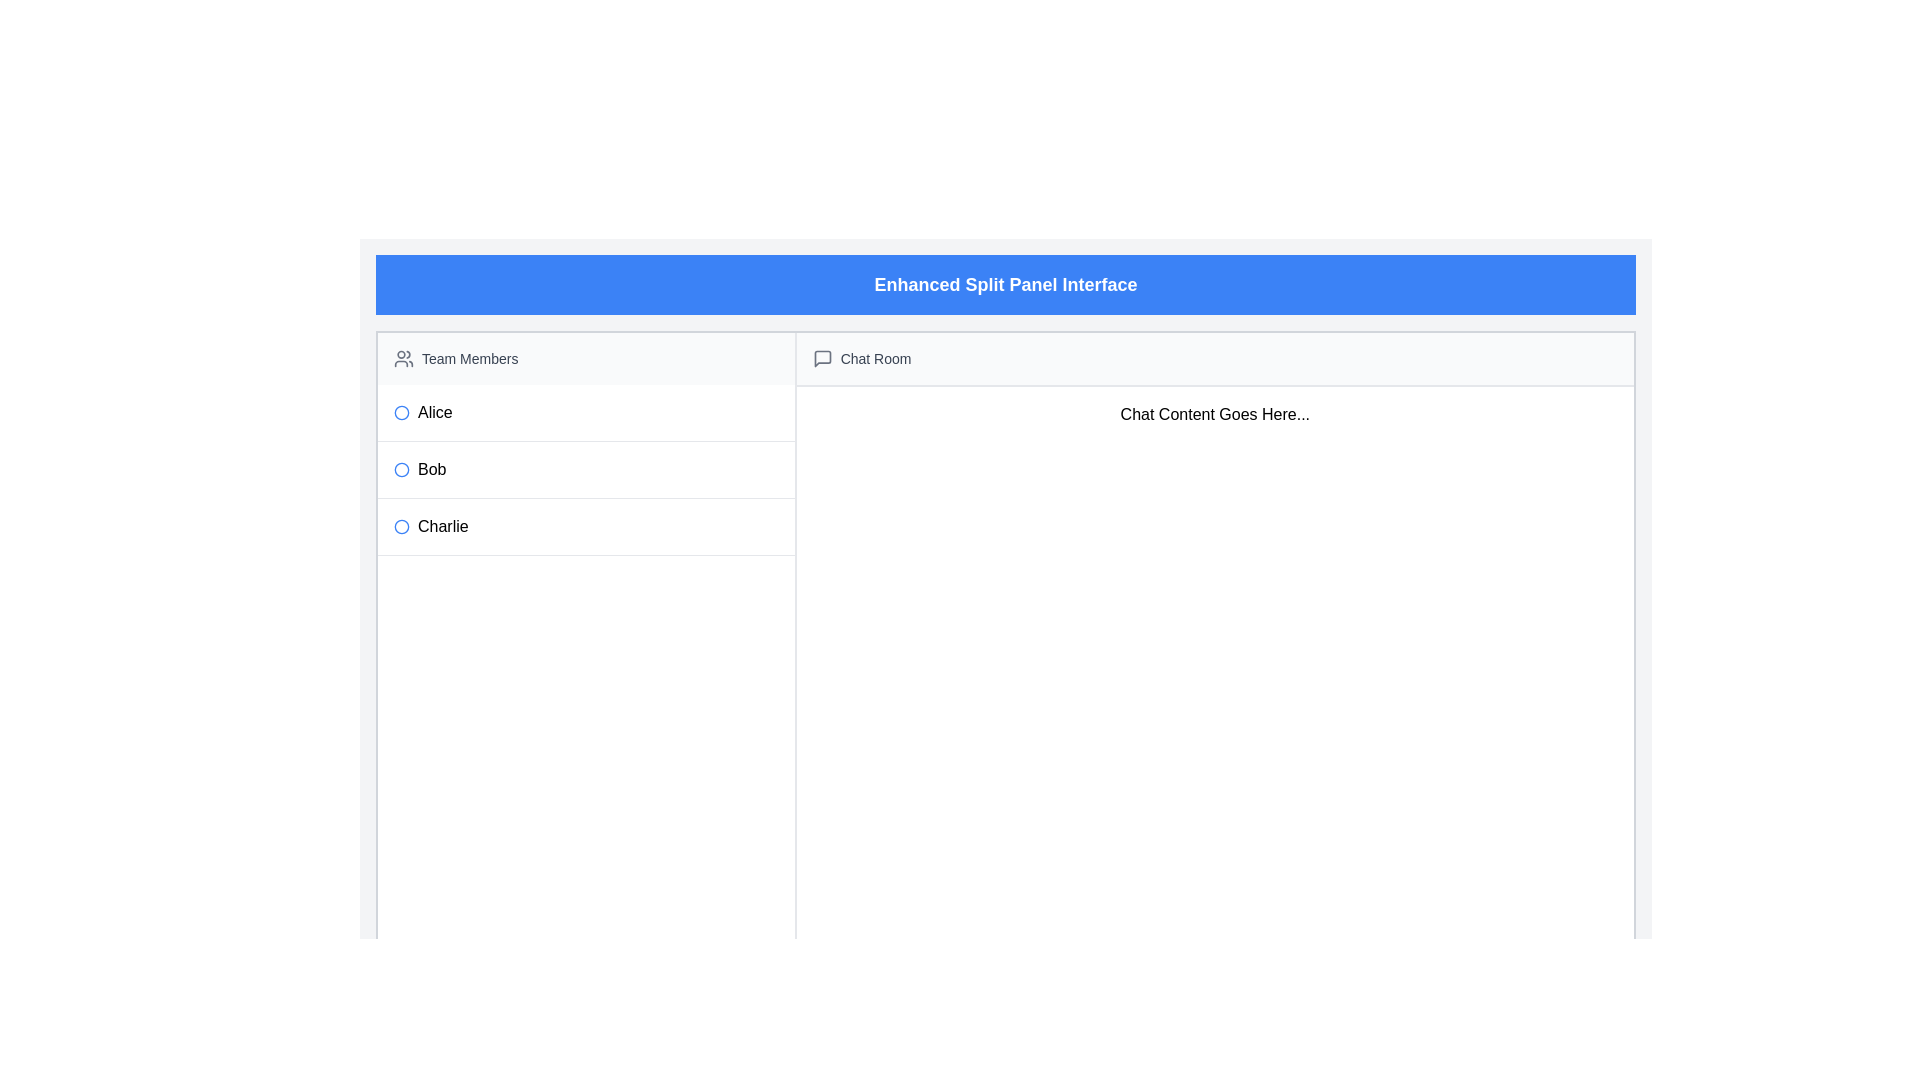  What do you see at coordinates (584, 470) in the screenshot?
I see `the list item displaying the name 'Bob'` at bounding box center [584, 470].